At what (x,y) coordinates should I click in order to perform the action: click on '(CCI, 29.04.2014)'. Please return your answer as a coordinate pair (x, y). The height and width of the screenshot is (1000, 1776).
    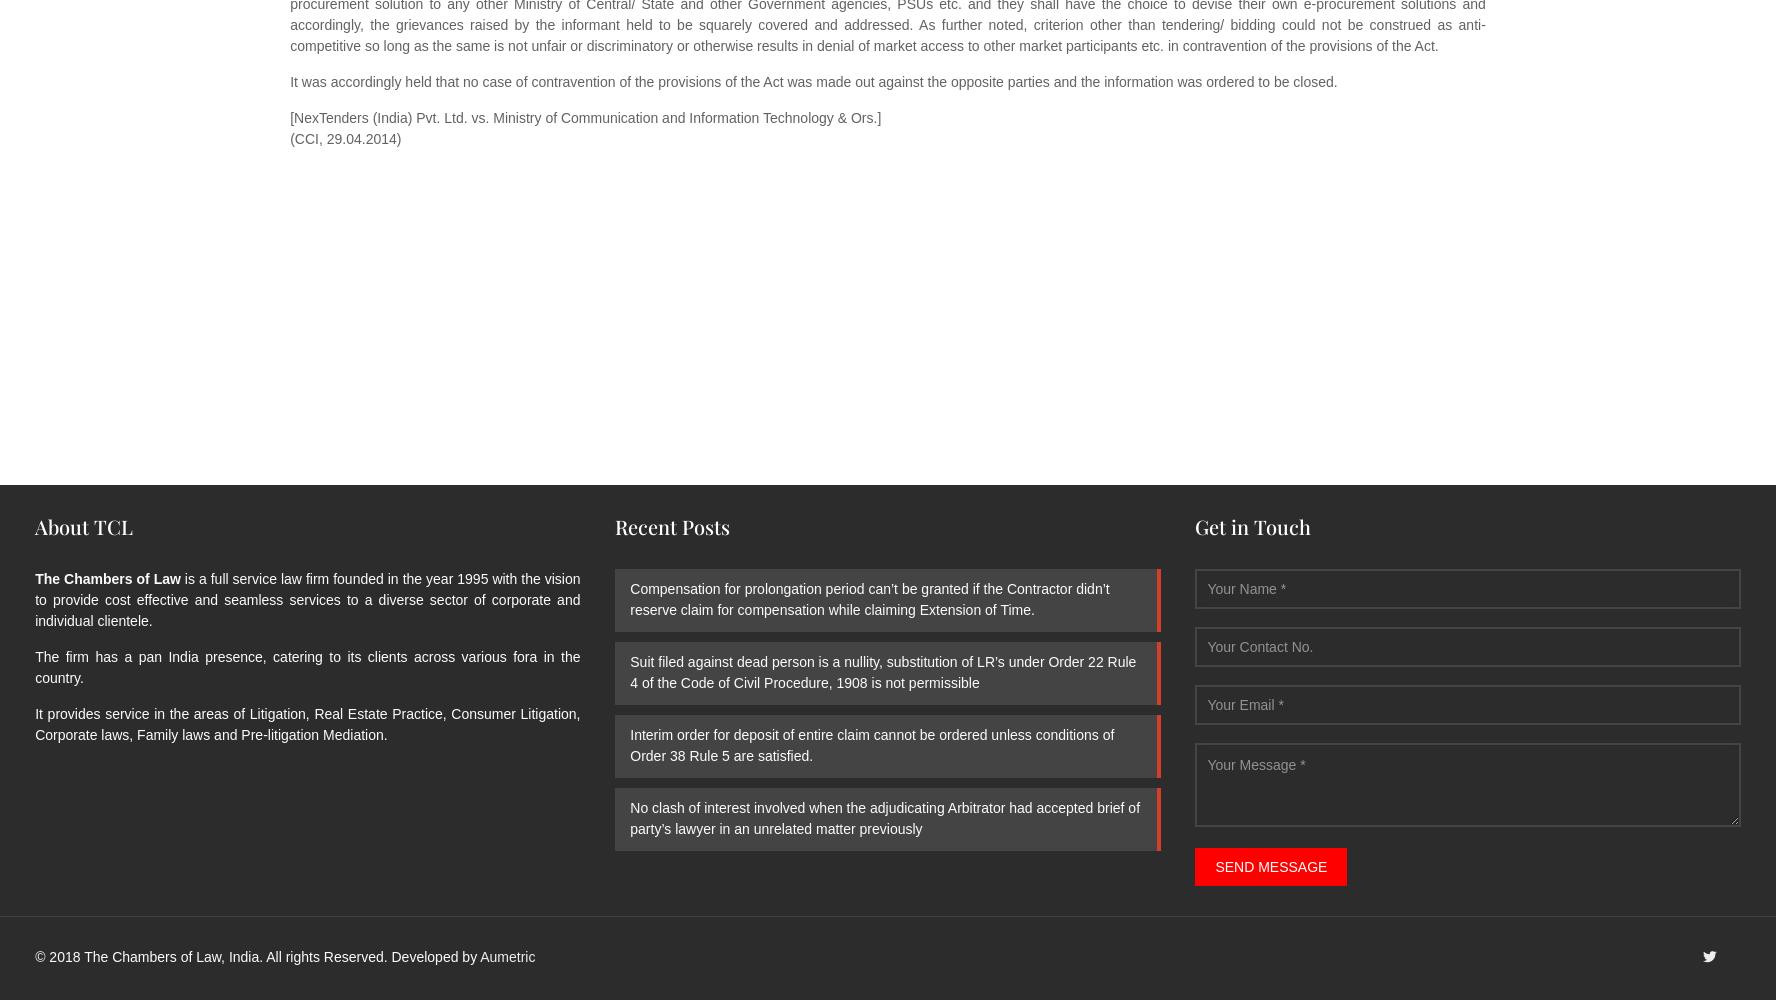
    Looking at the image, I should click on (344, 139).